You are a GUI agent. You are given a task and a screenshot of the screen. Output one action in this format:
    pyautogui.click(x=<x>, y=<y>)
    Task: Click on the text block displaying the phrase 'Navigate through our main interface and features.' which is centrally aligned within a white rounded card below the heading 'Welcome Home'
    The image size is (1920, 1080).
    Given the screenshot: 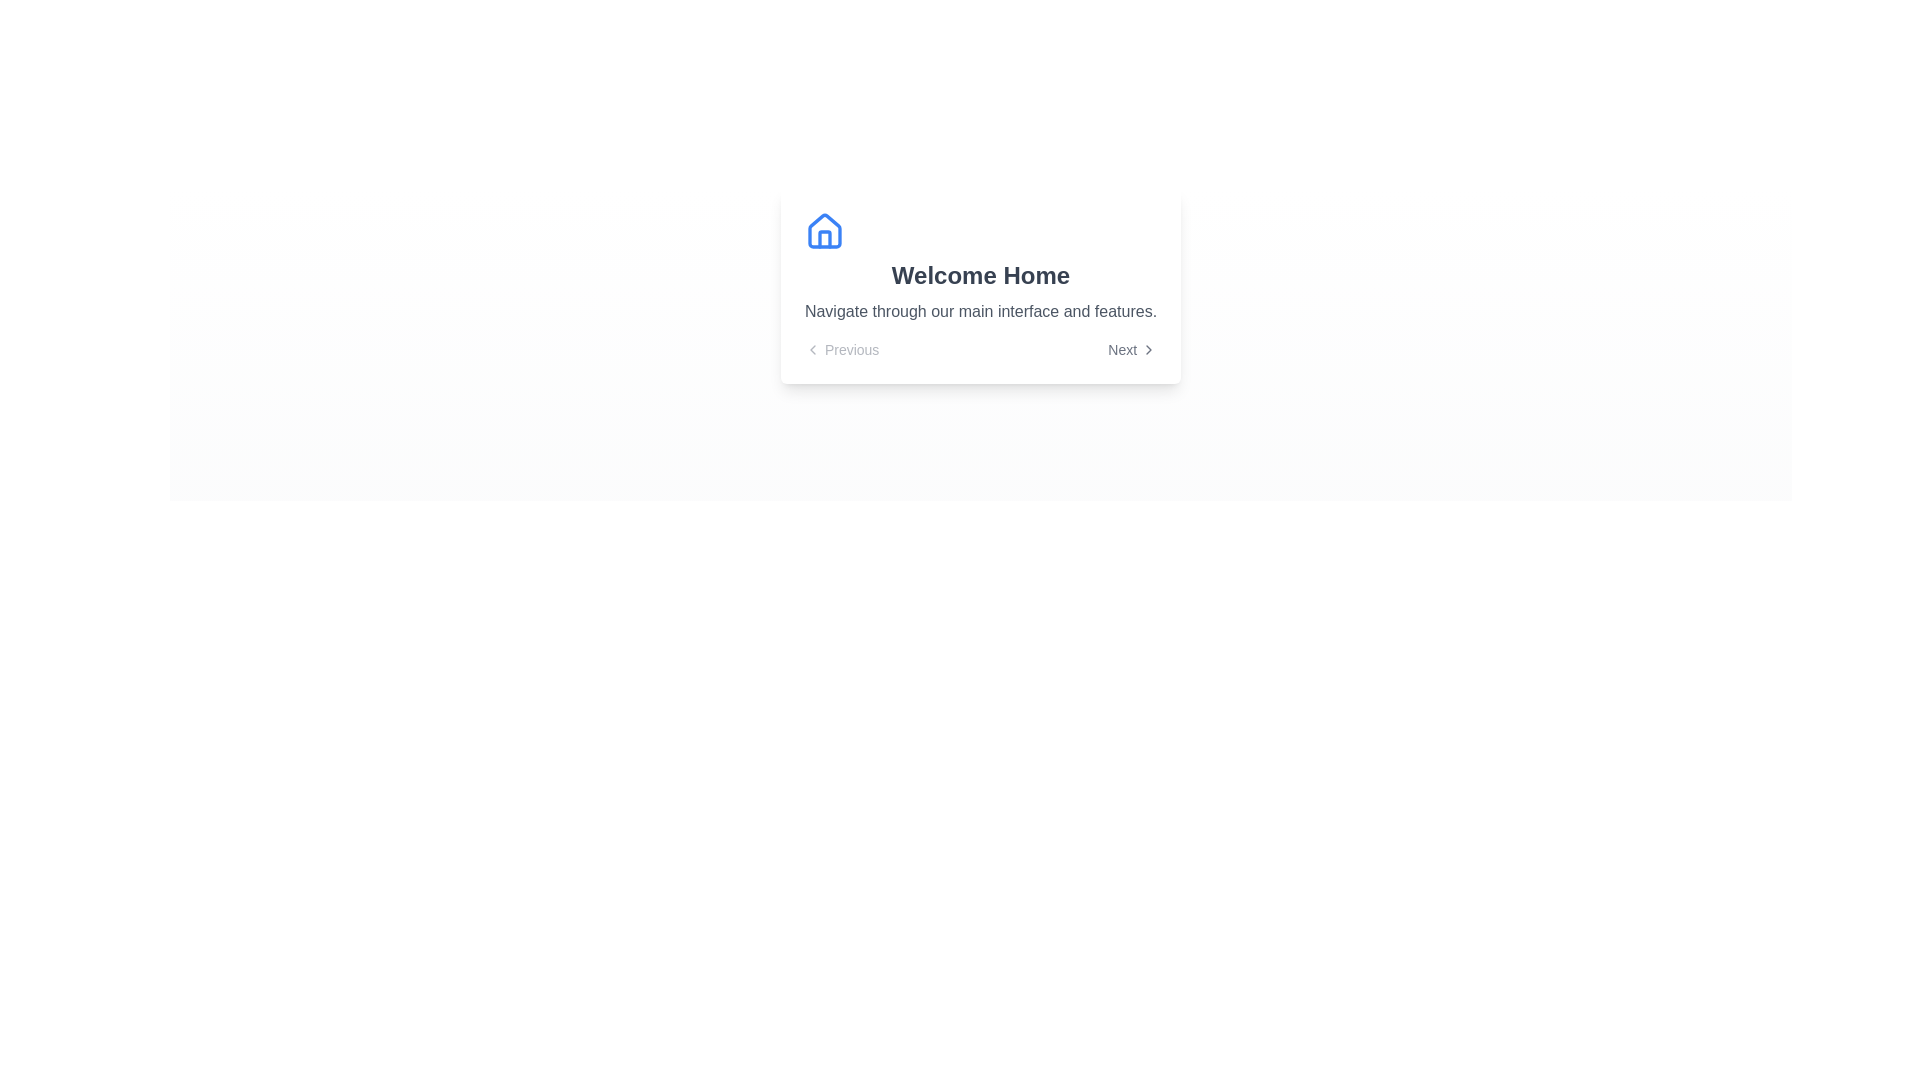 What is the action you would take?
    pyautogui.click(x=980, y=312)
    